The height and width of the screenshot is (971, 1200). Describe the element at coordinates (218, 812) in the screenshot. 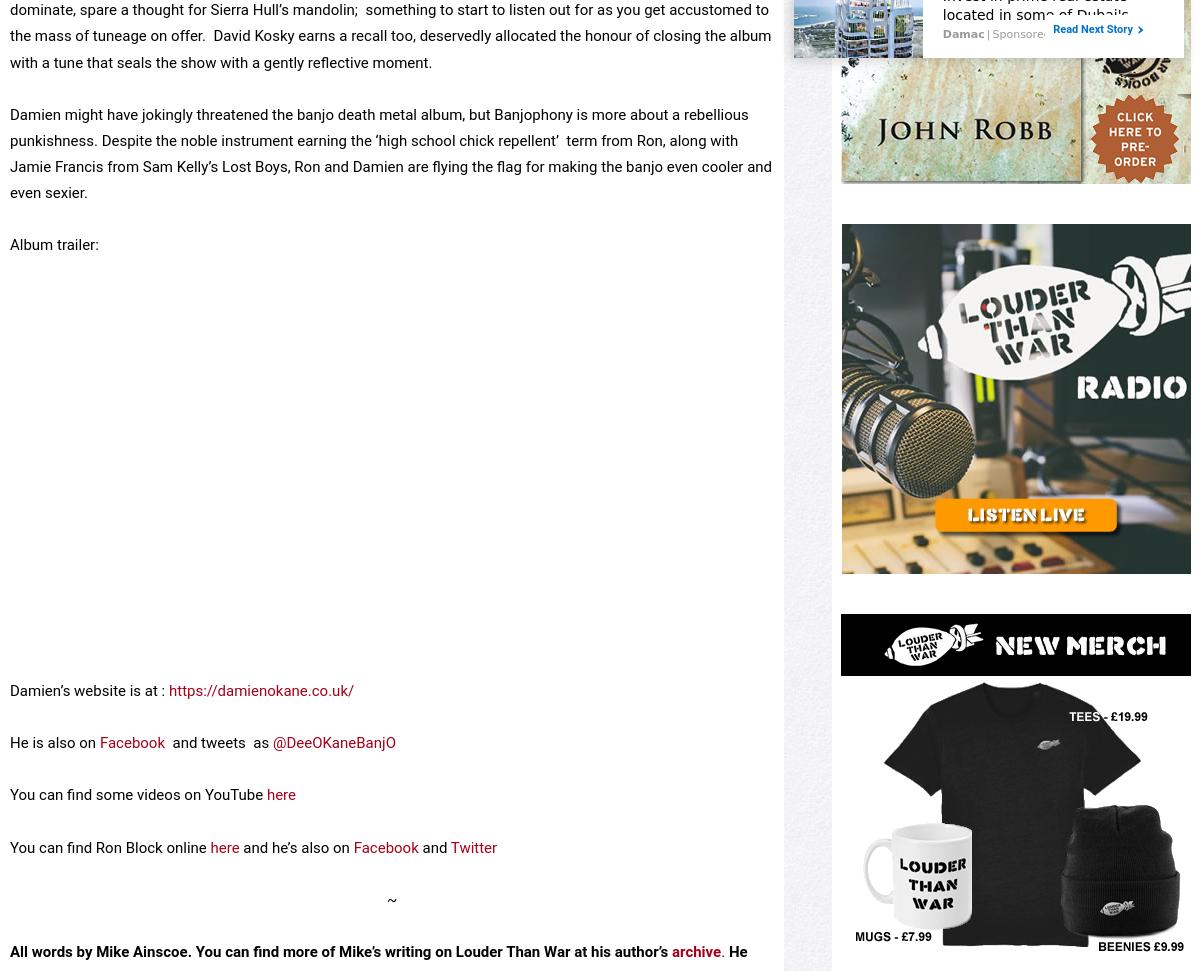

I see `'and tweets  as'` at that location.